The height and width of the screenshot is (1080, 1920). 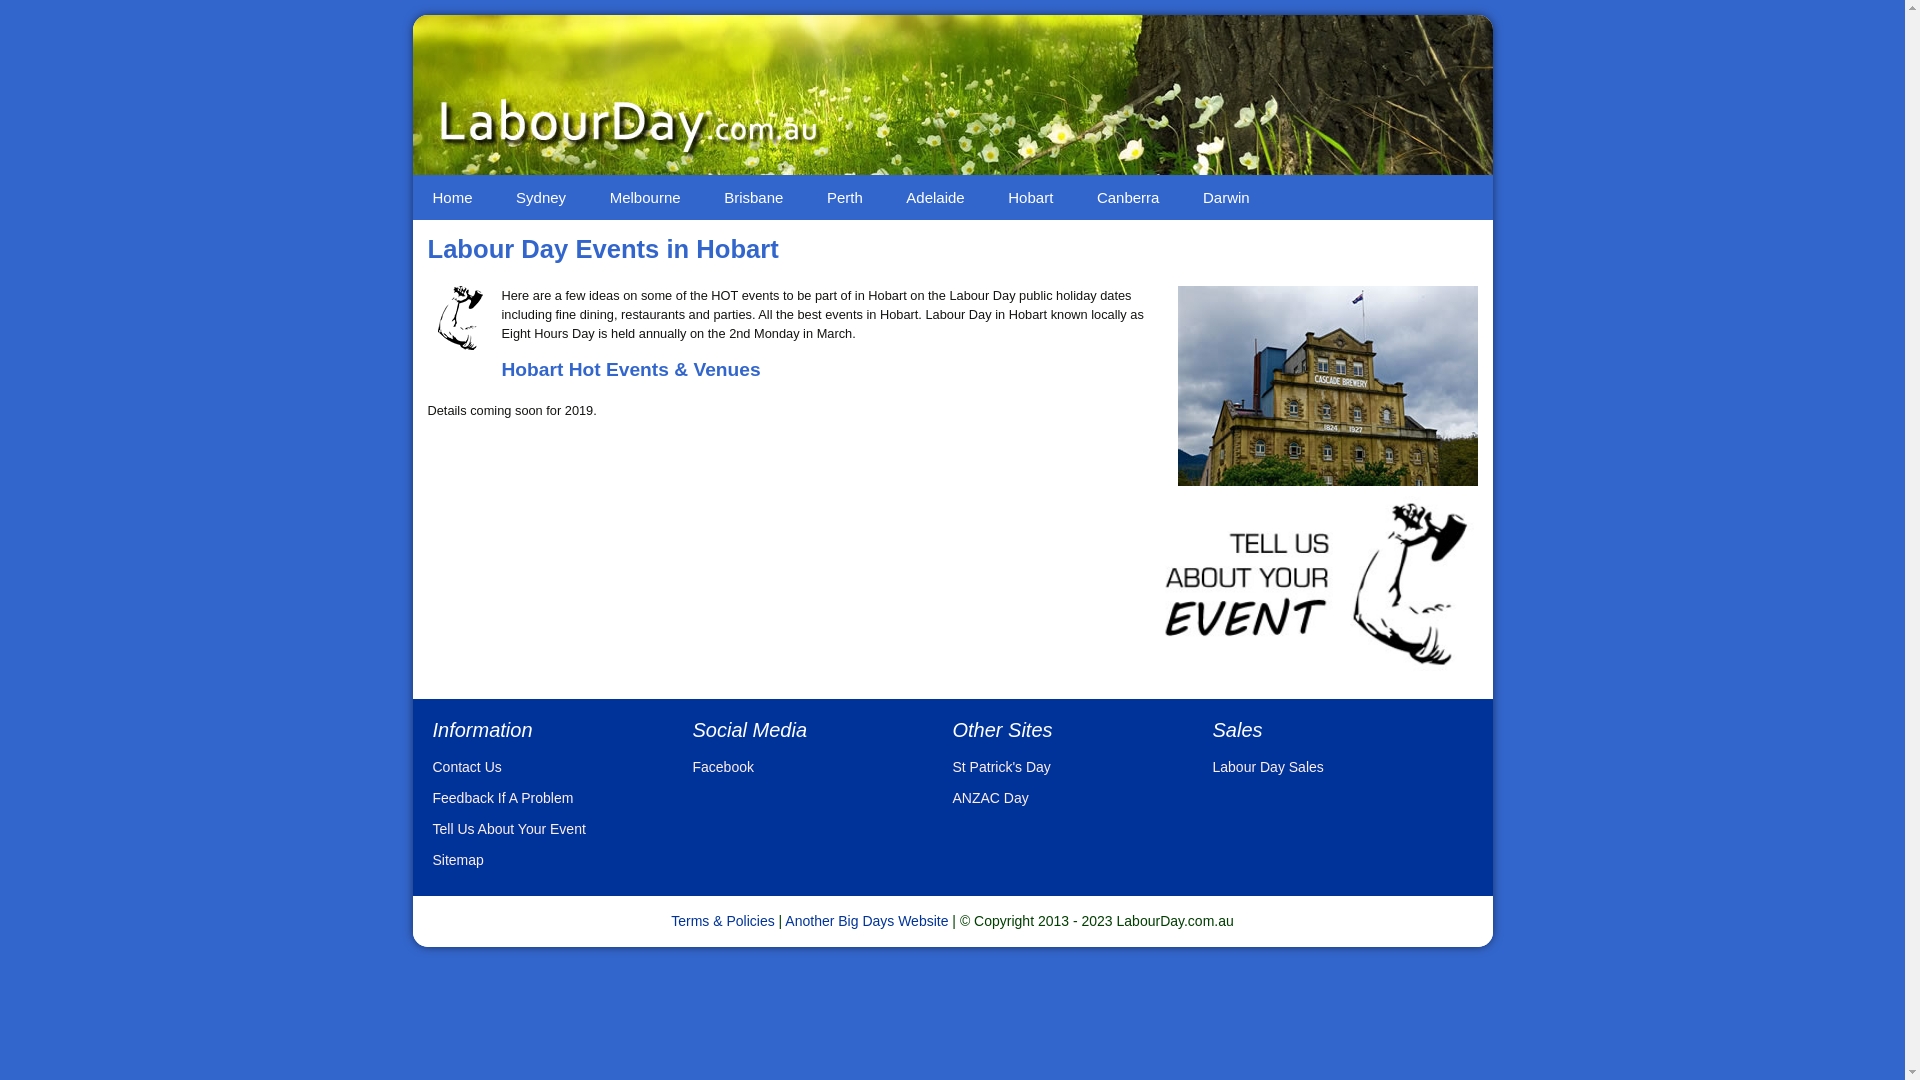 What do you see at coordinates (1266, 766) in the screenshot?
I see `'Labour Day Sales'` at bounding box center [1266, 766].